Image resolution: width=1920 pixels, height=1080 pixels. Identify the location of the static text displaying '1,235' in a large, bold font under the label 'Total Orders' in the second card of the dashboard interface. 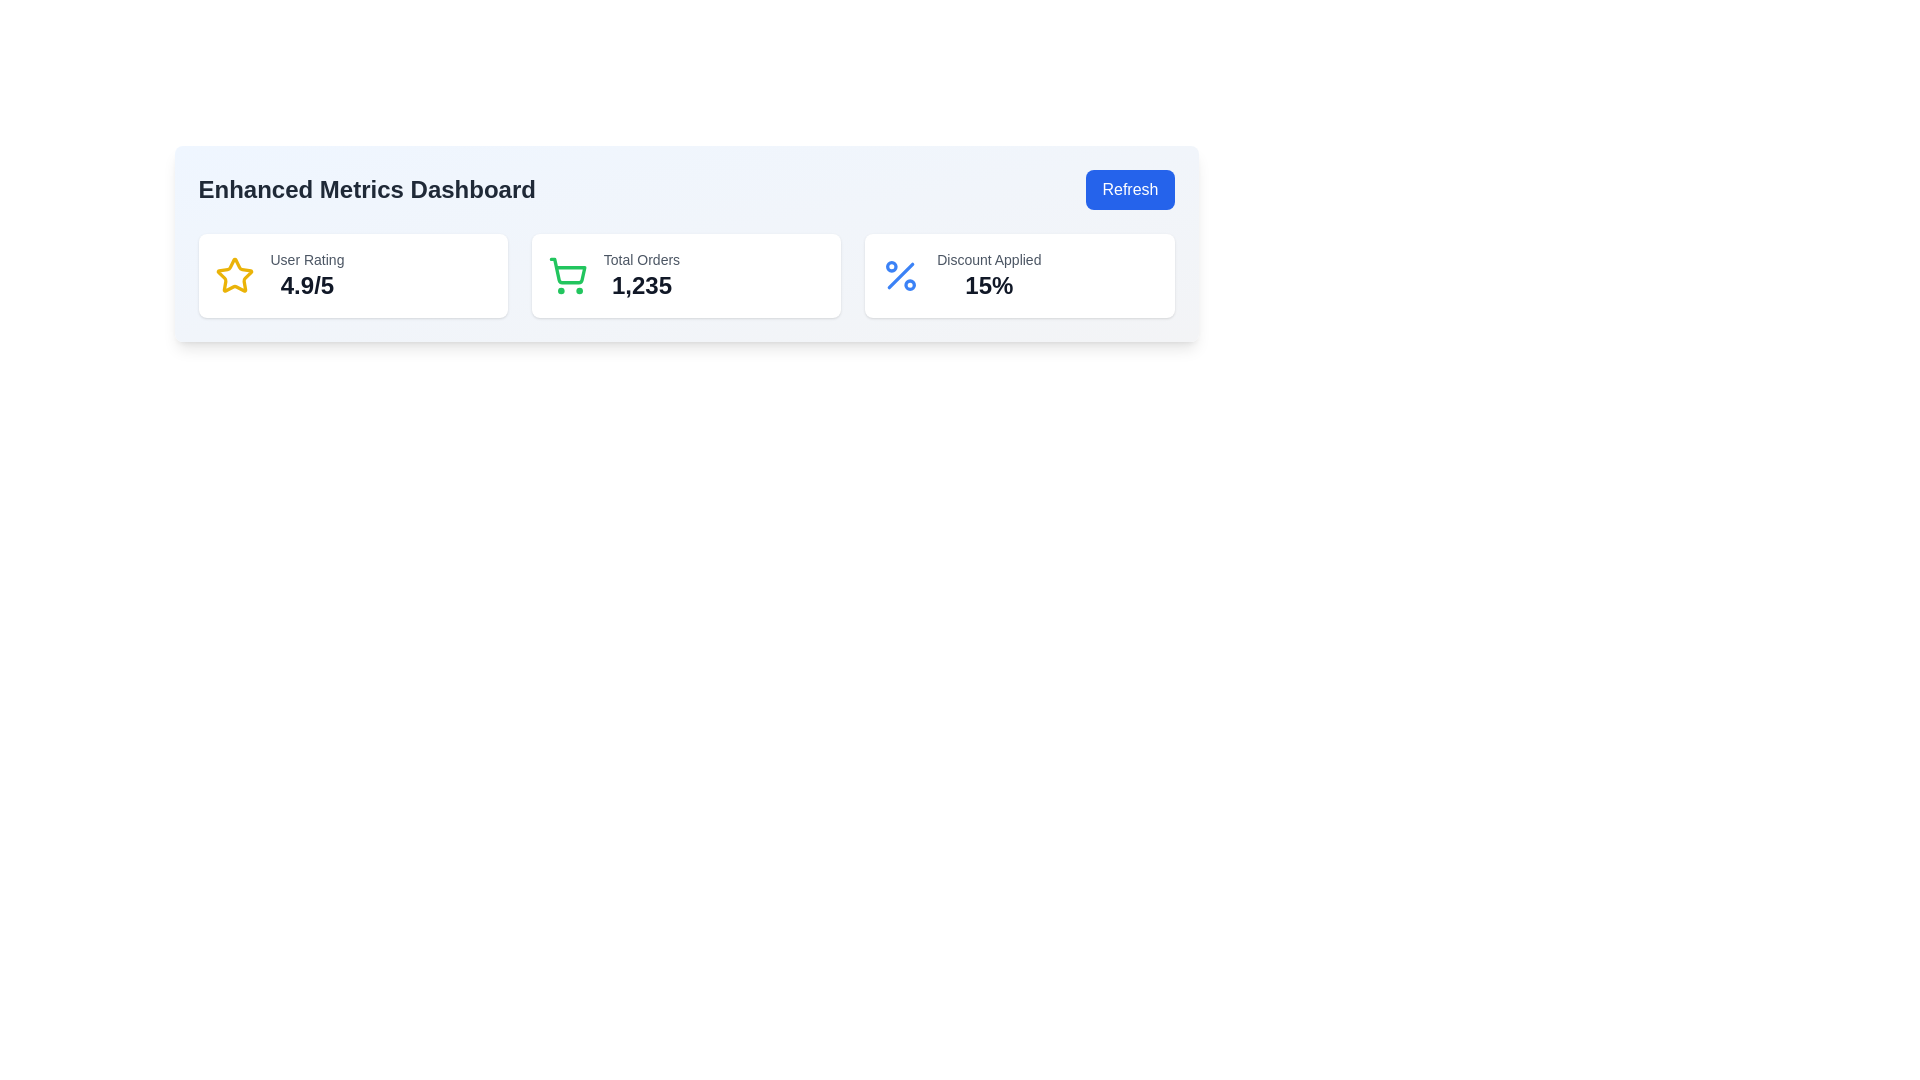
(641, 285).